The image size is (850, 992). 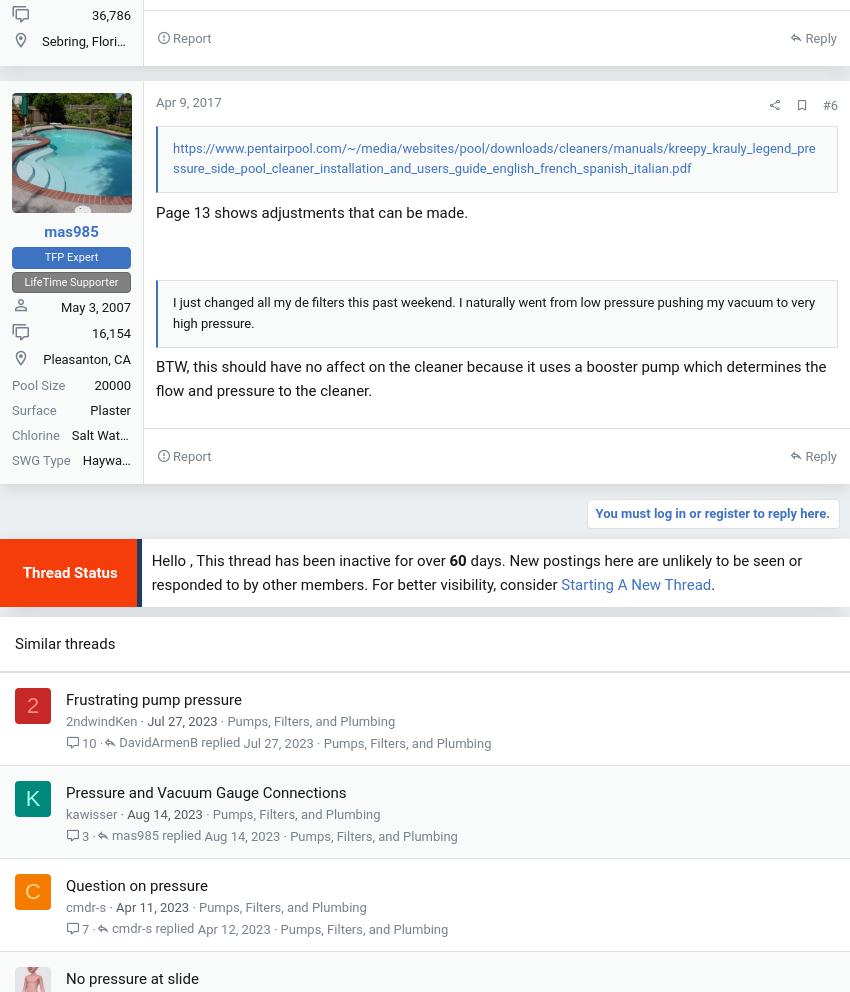 What do you see at coordinates (132, 979) in the screenshot?
I see `'No pressure at slide'` at bounding box center [132, 979].